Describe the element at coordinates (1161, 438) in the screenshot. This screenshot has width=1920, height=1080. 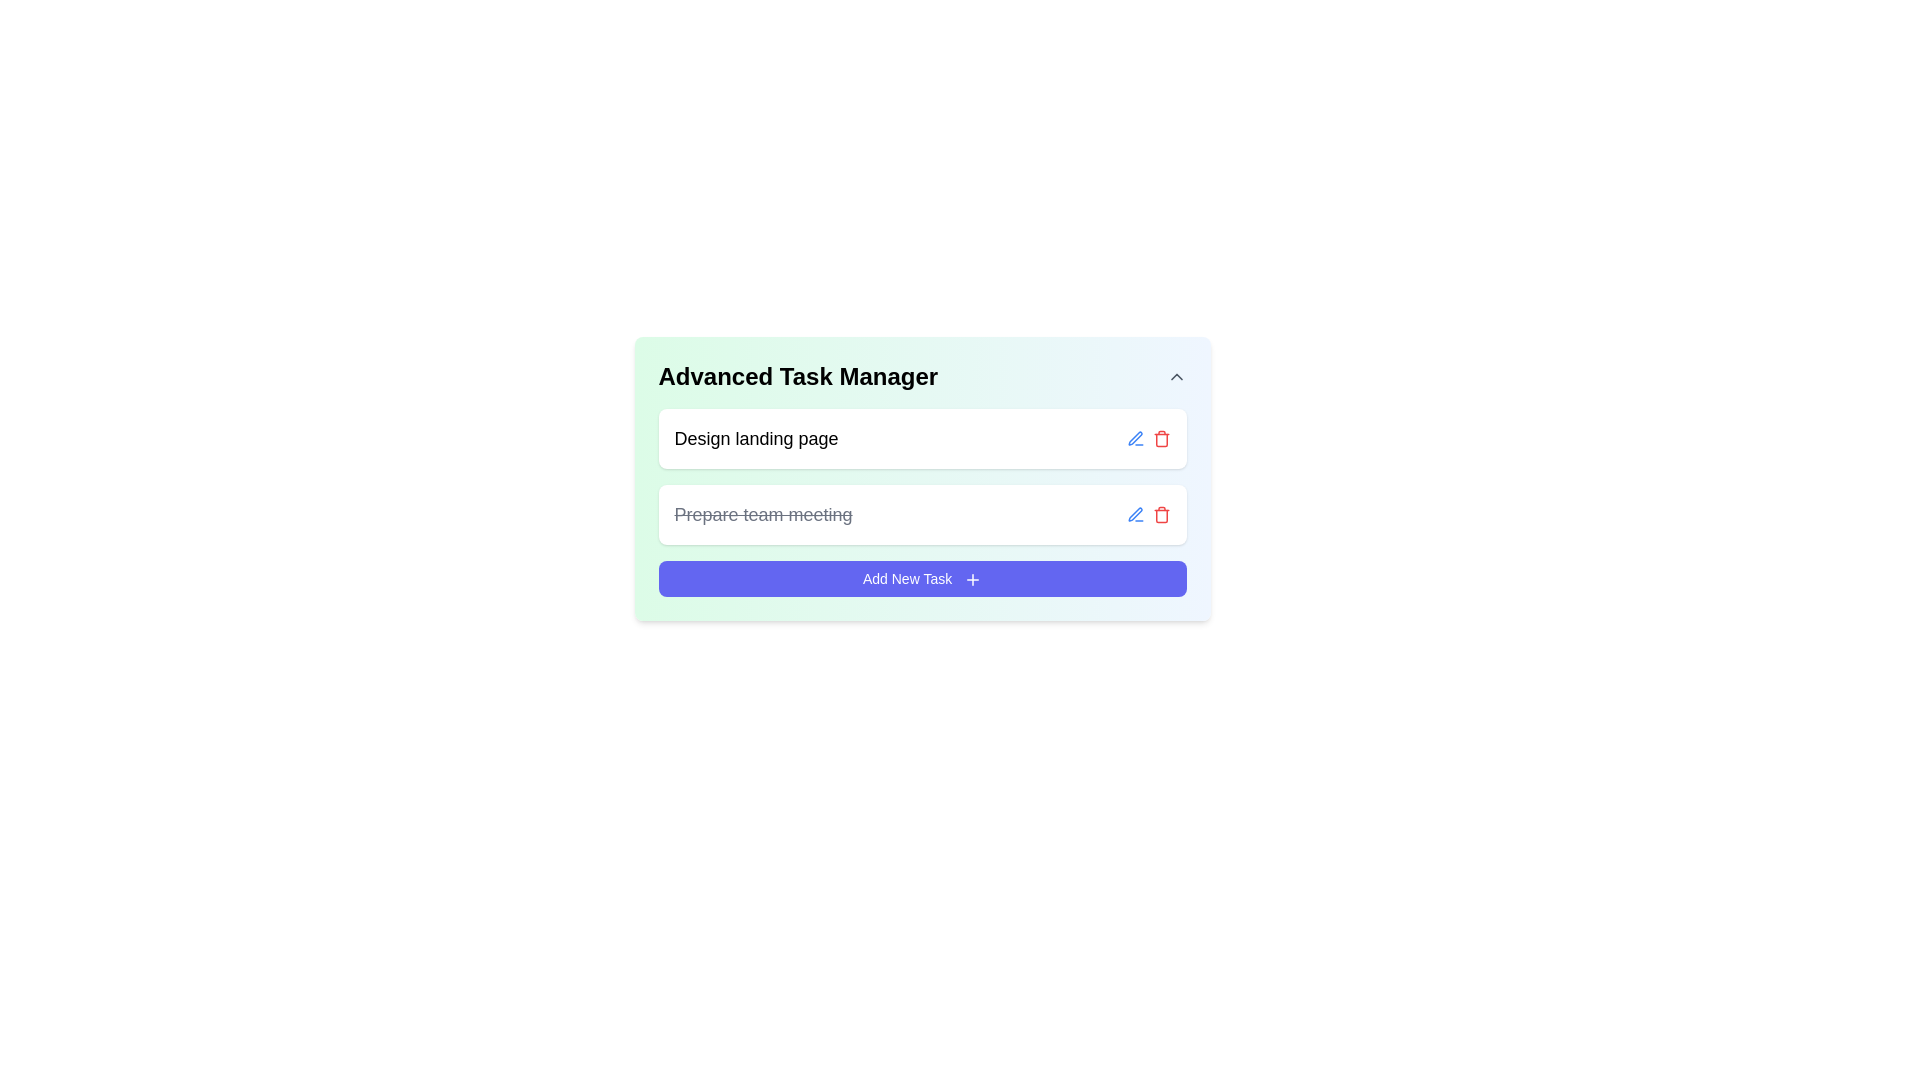
I see `the delete button located in the second item of the task list under 'Advanced Task Manager'` at that location.